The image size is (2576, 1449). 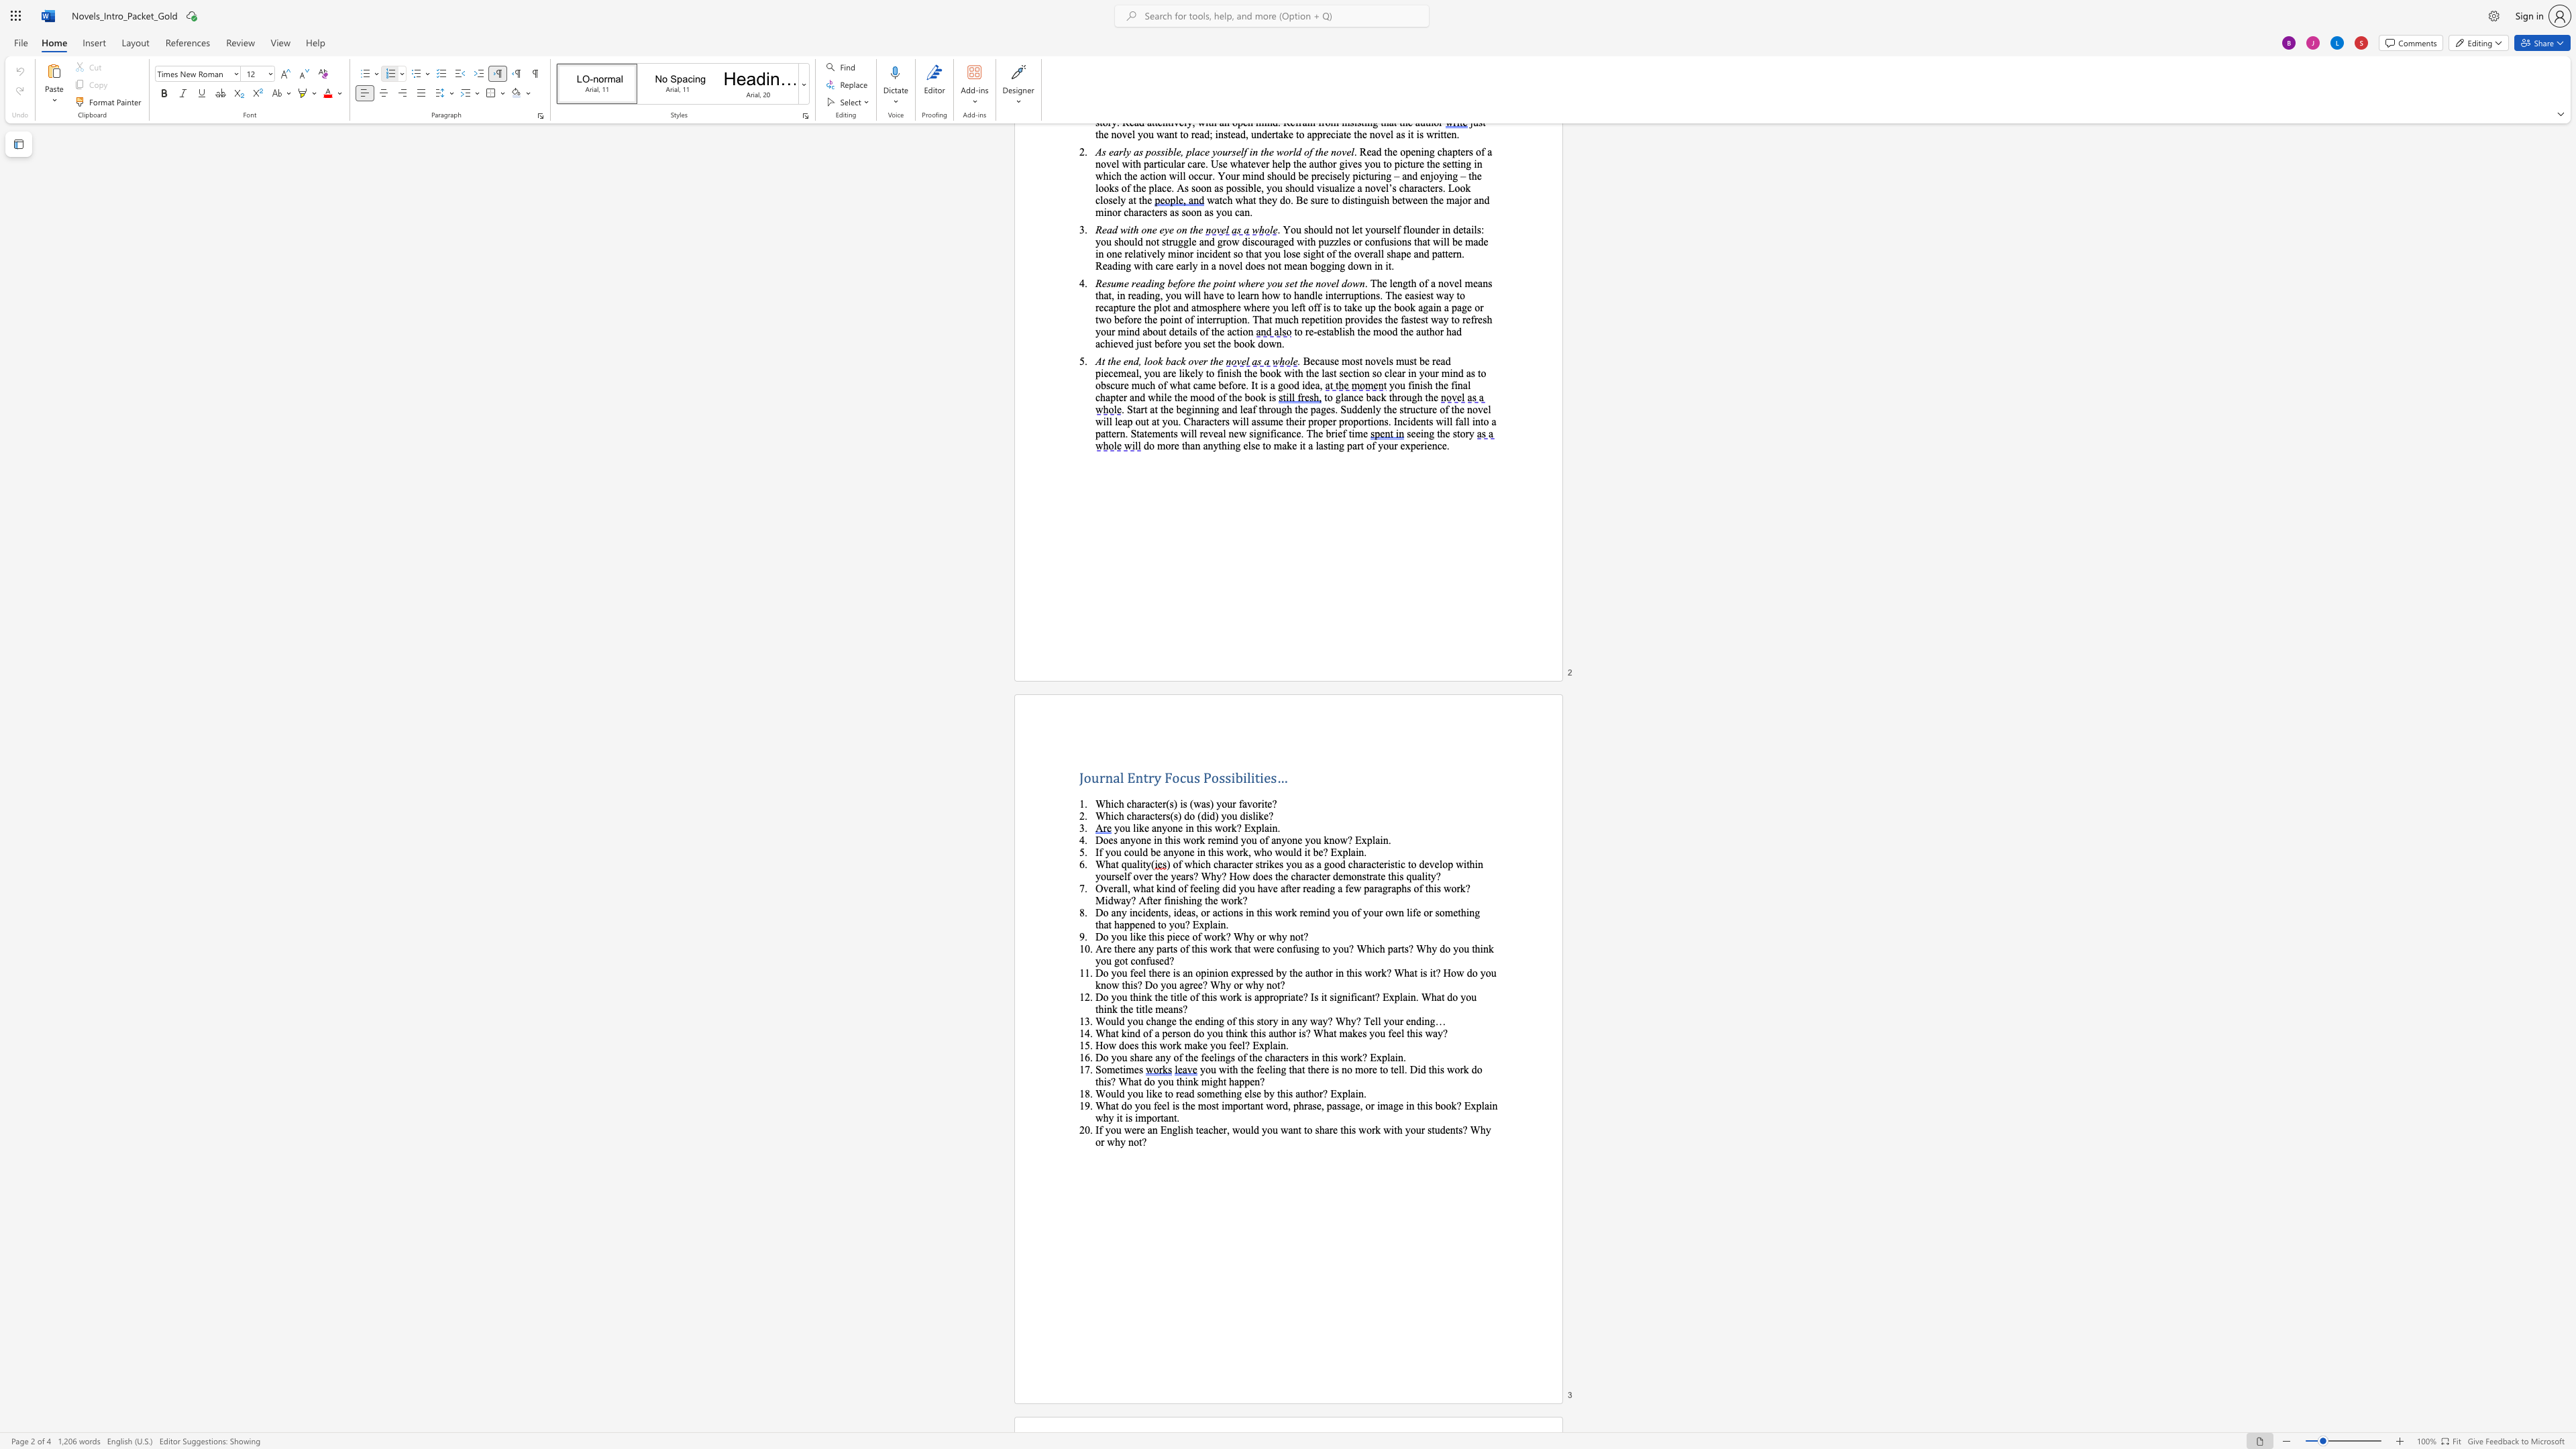 I want to click on the 2th character "m" in the text, so click(x=1228, y=1104).